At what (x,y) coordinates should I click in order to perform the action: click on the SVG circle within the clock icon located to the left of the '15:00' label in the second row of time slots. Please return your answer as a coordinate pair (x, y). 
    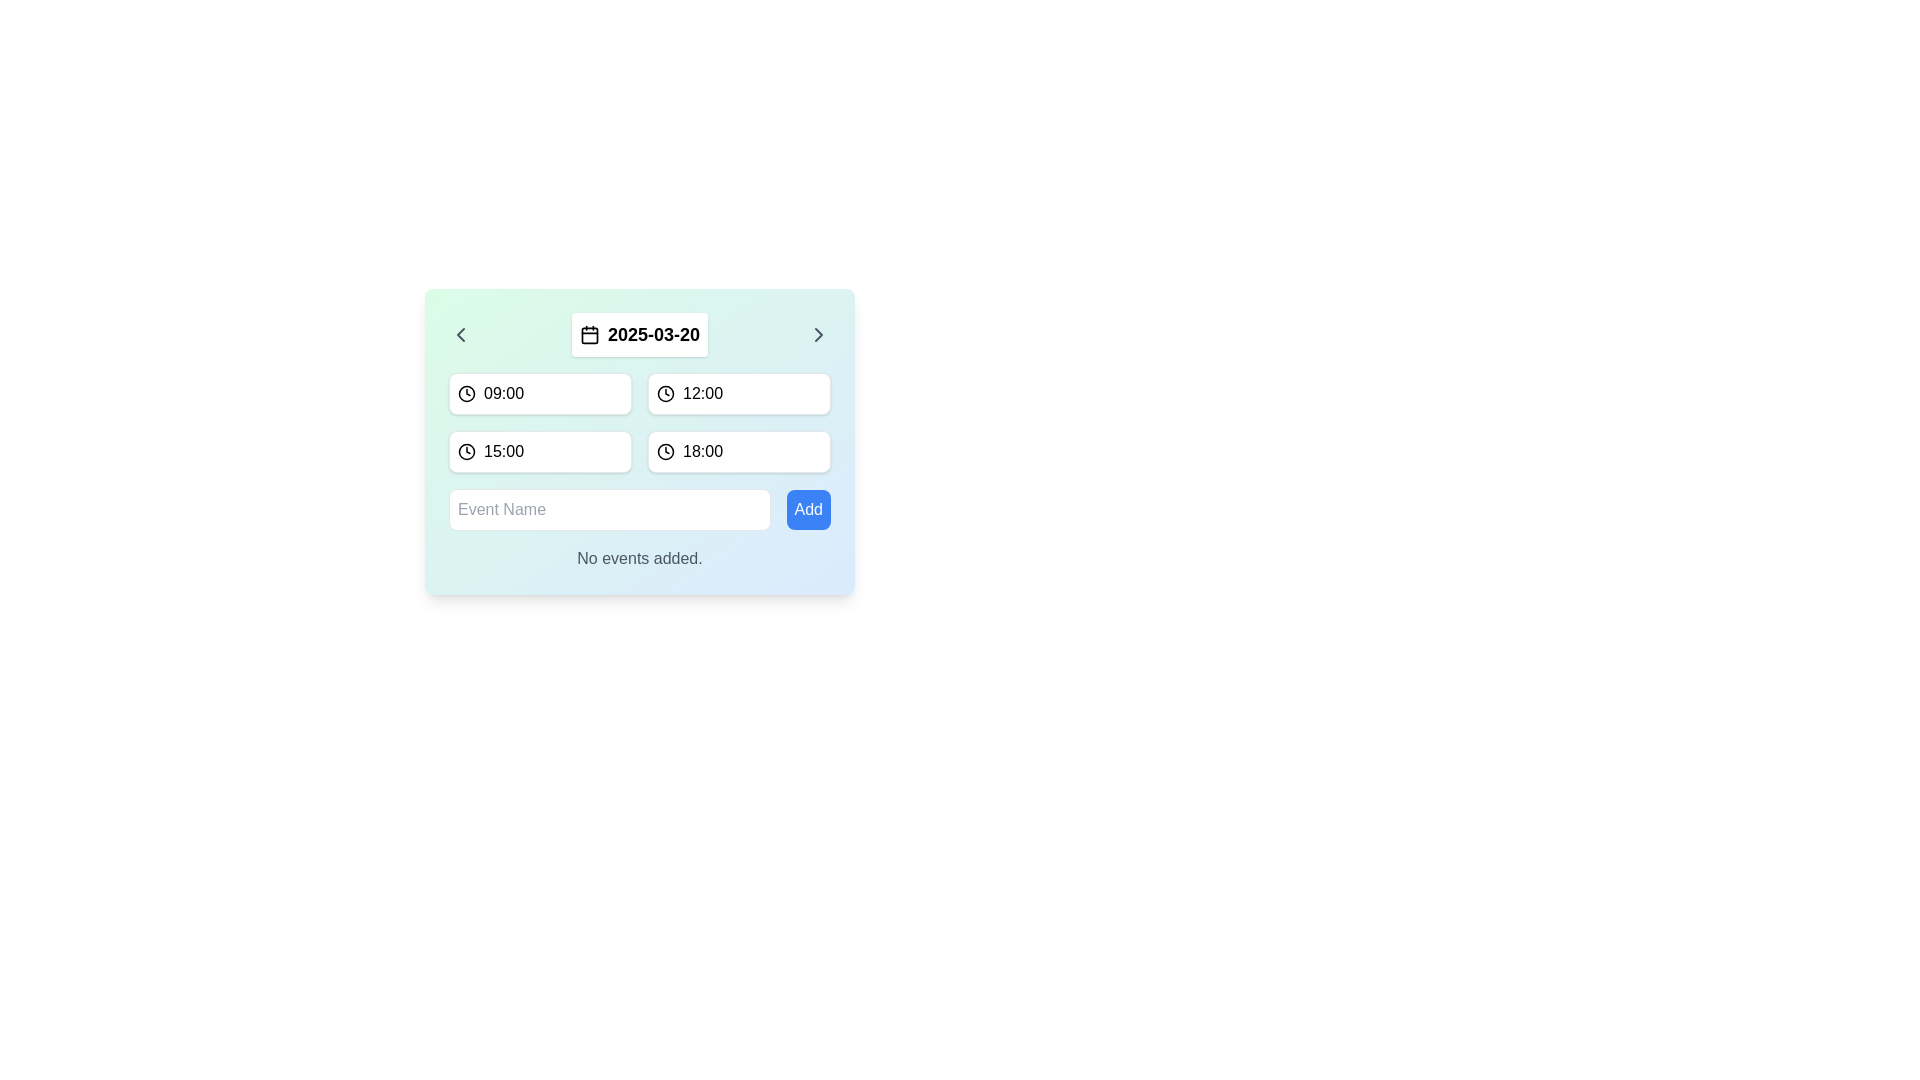
    Looking at the image, I should click on (465, 451).